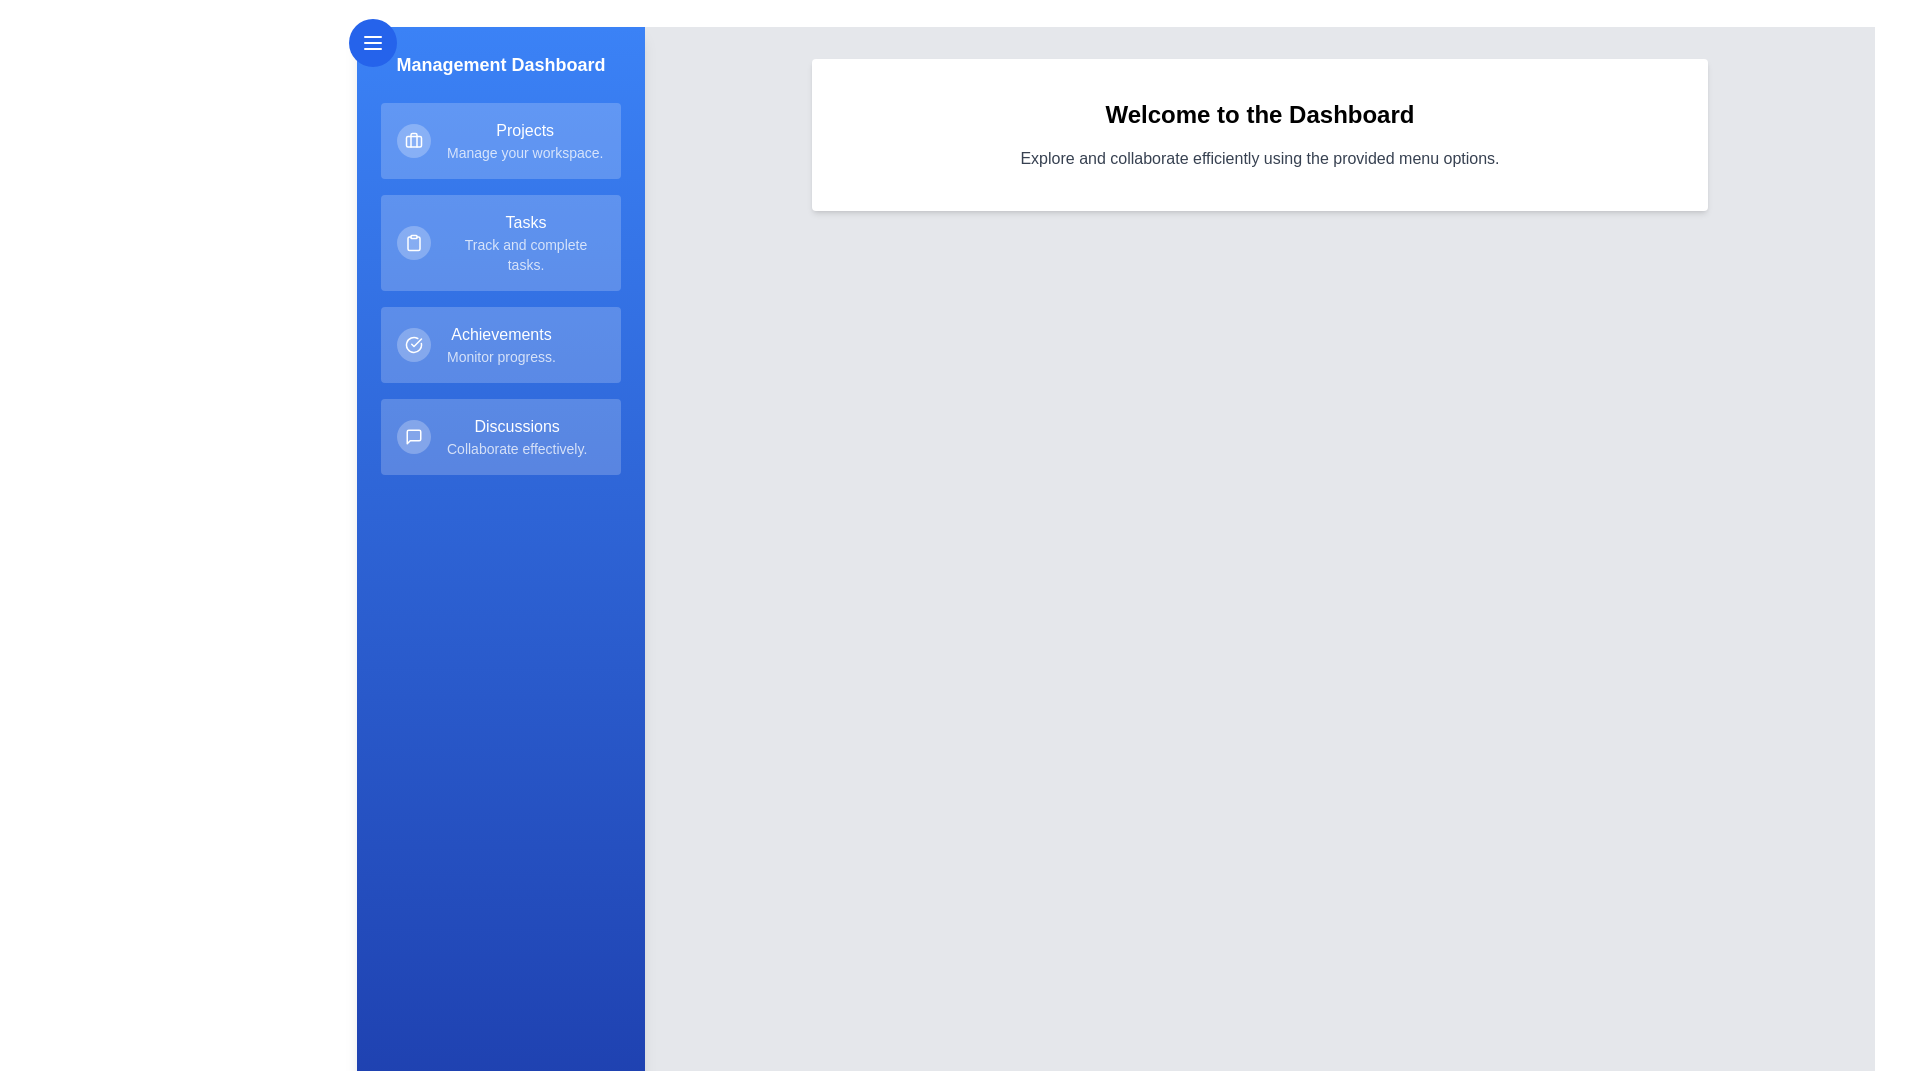  Describe the element at coordinates (500, 435) in the screenshot. I see `the menu item Discussions in the drawer` at that location.